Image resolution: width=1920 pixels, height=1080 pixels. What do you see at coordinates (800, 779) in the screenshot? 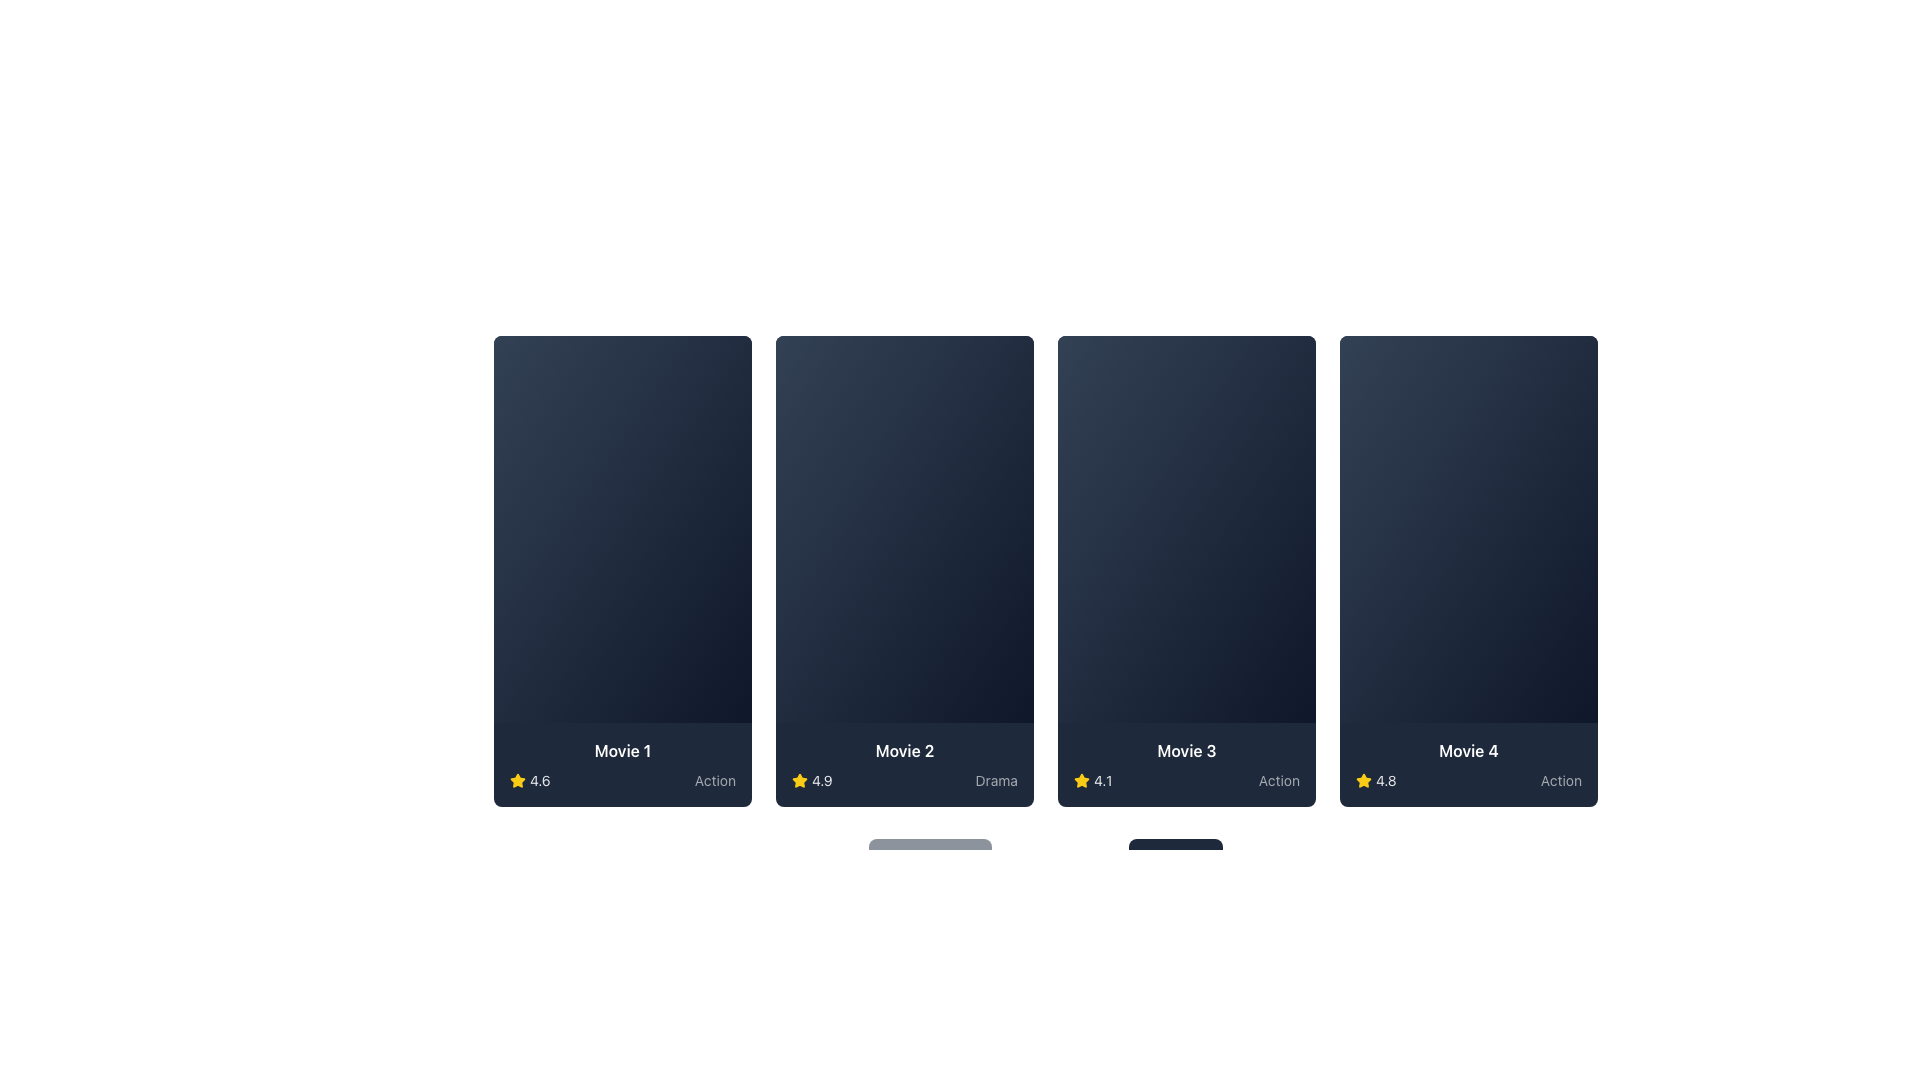
I see `the star icon representing the rating for 'Movie 3', which is located in the bottom bar of the third movie card from the left, adjacent to the numerical rating of 4.1` at bounding box center [800, 779].